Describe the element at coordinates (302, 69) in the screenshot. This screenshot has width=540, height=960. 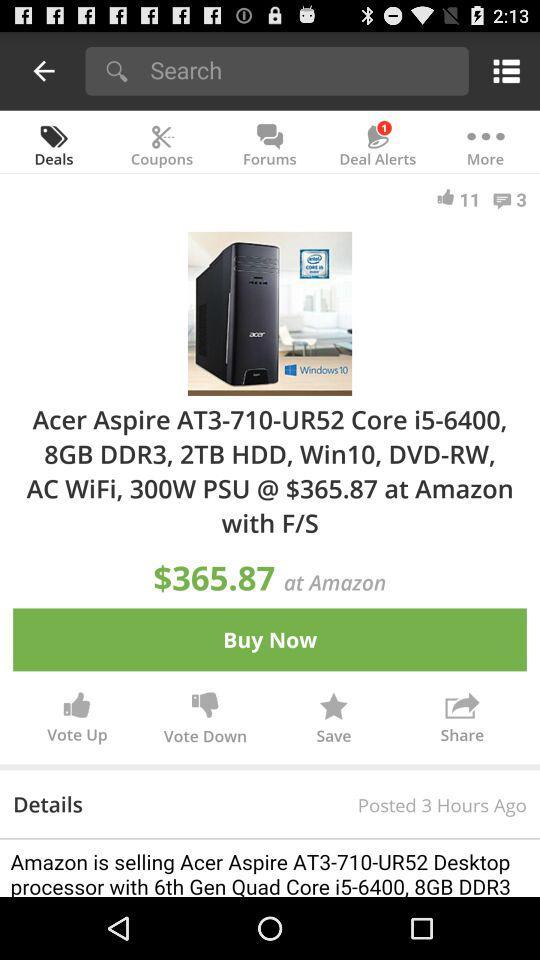
I see `type to search` at that location.